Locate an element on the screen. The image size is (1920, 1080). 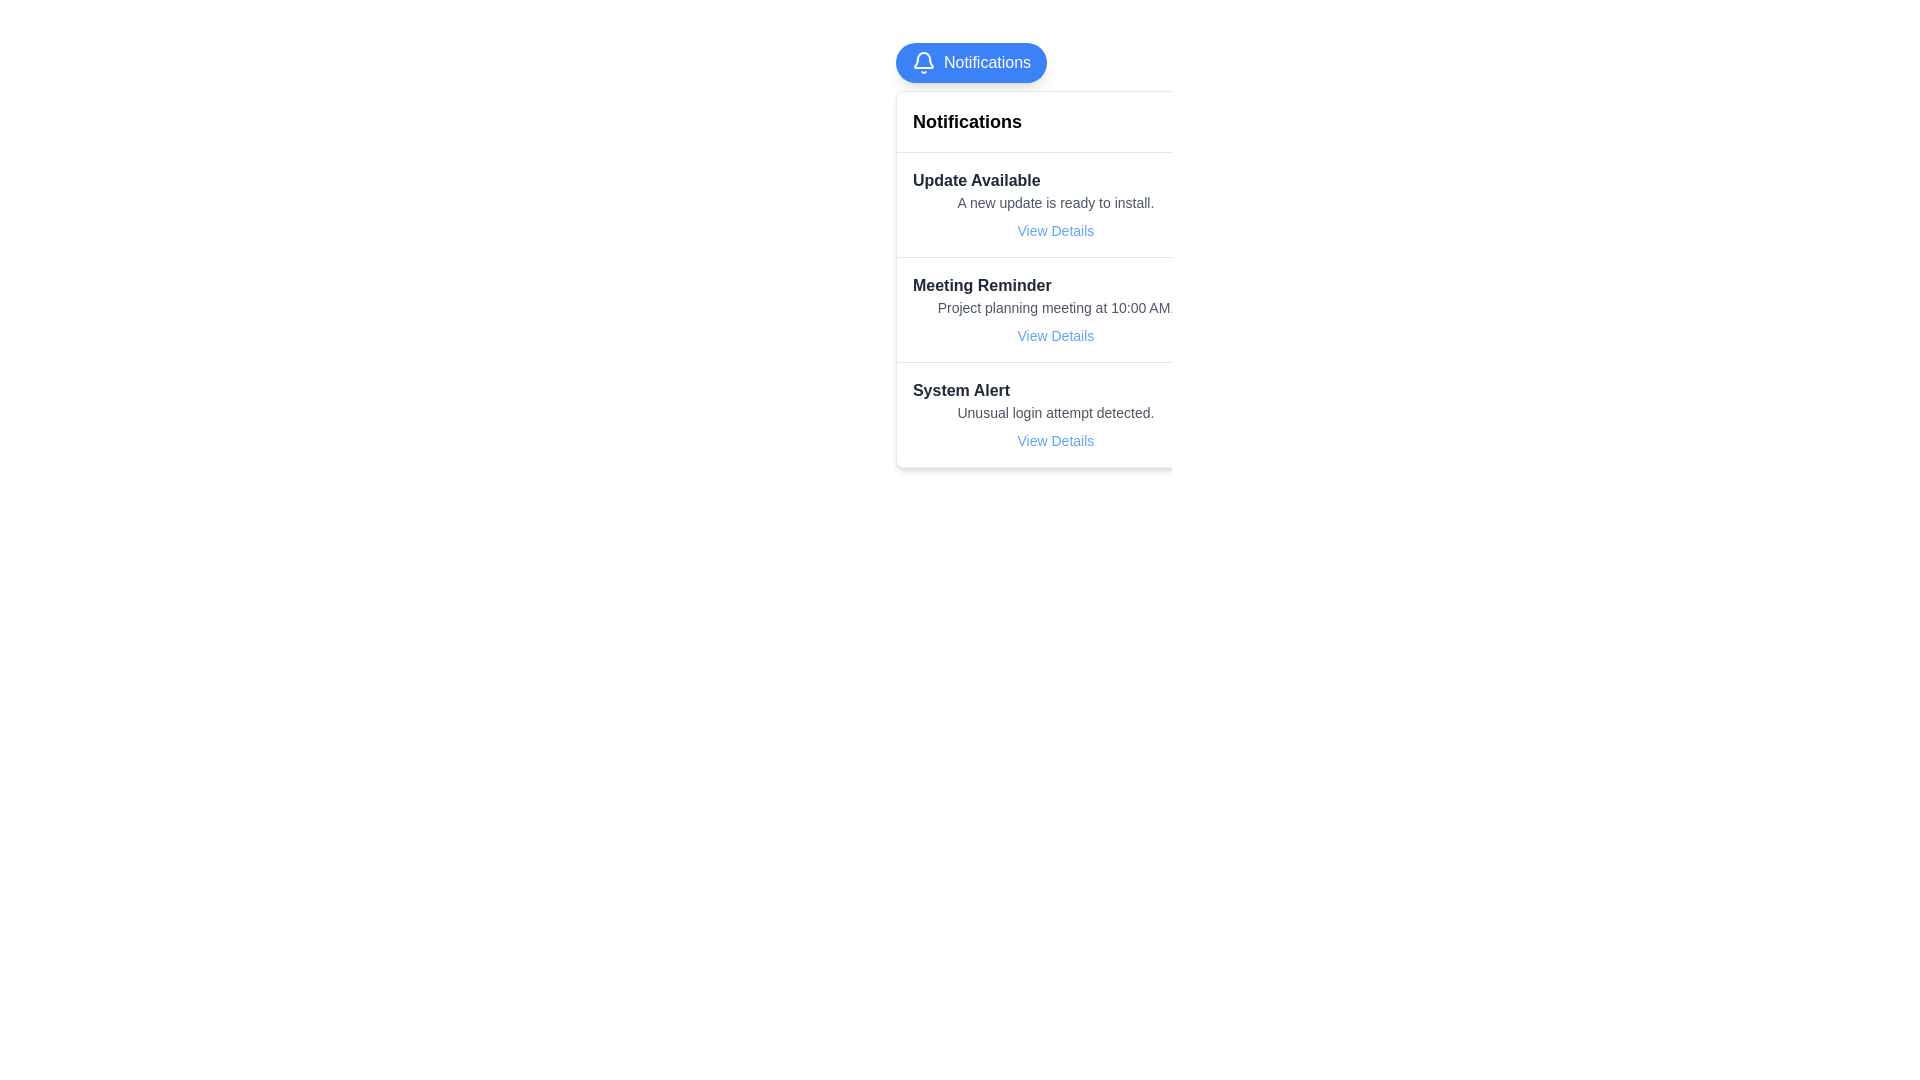
the close button located at the far-right section of the notifications panel is located at coordinates (1186, 122).